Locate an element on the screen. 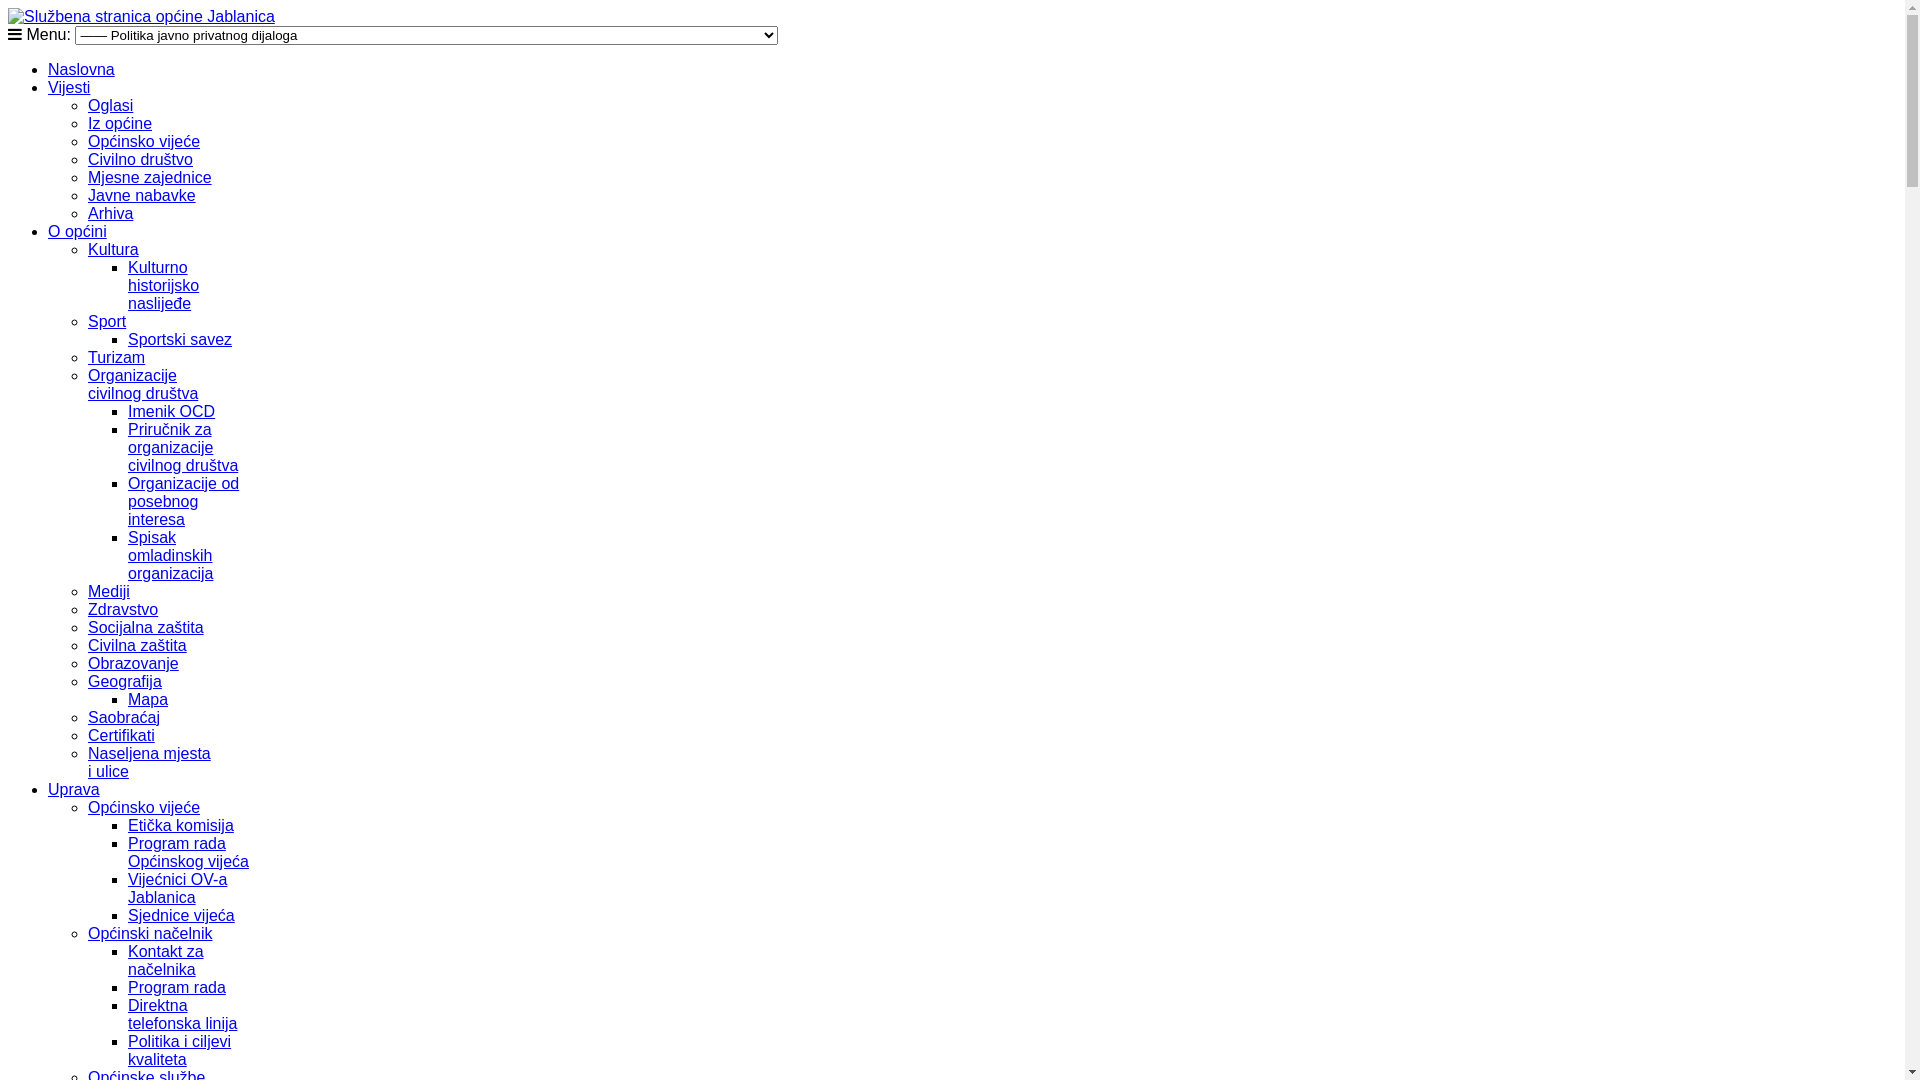 This screenshot has height=1080, width=1920. 'Mediji' is located at coordinates (108, 590).